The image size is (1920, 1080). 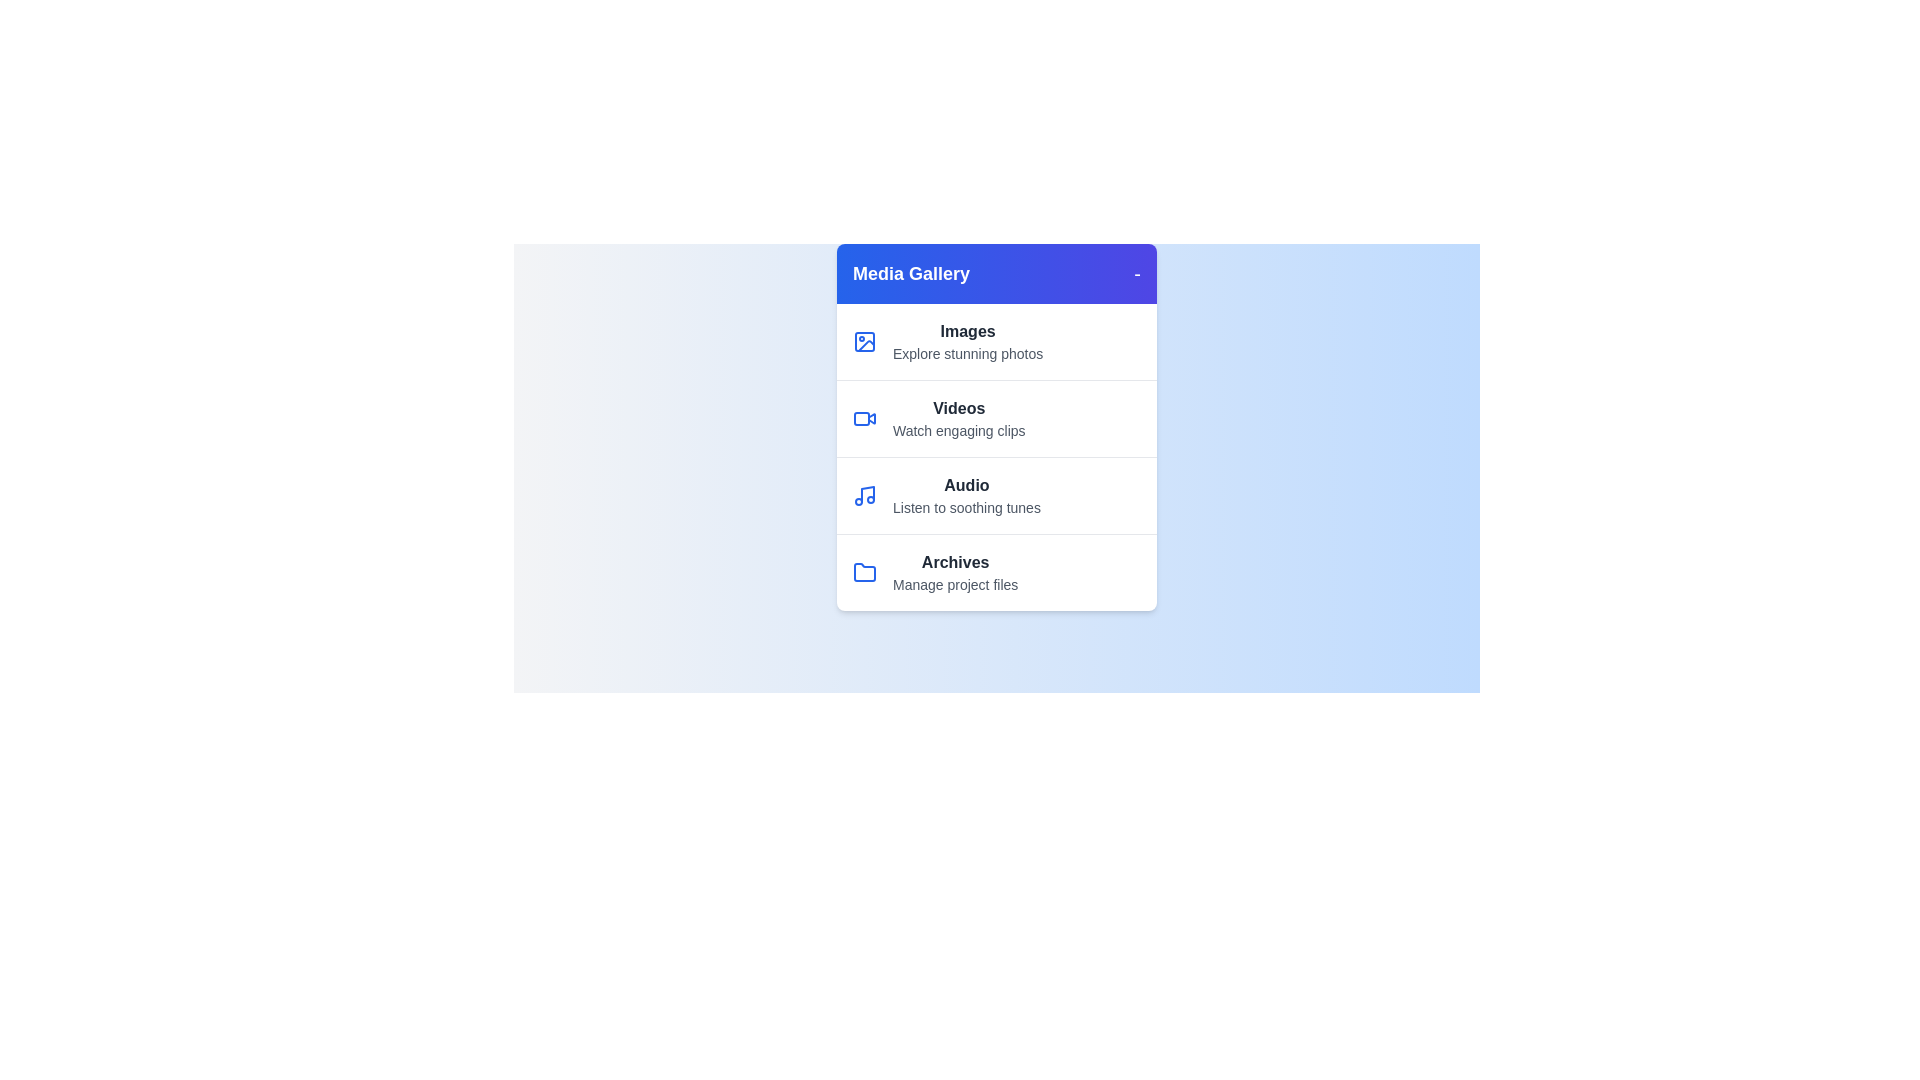 I want to click on the media category item labeled 'Audio' to observe hover effects, so click(x=997, y=495).